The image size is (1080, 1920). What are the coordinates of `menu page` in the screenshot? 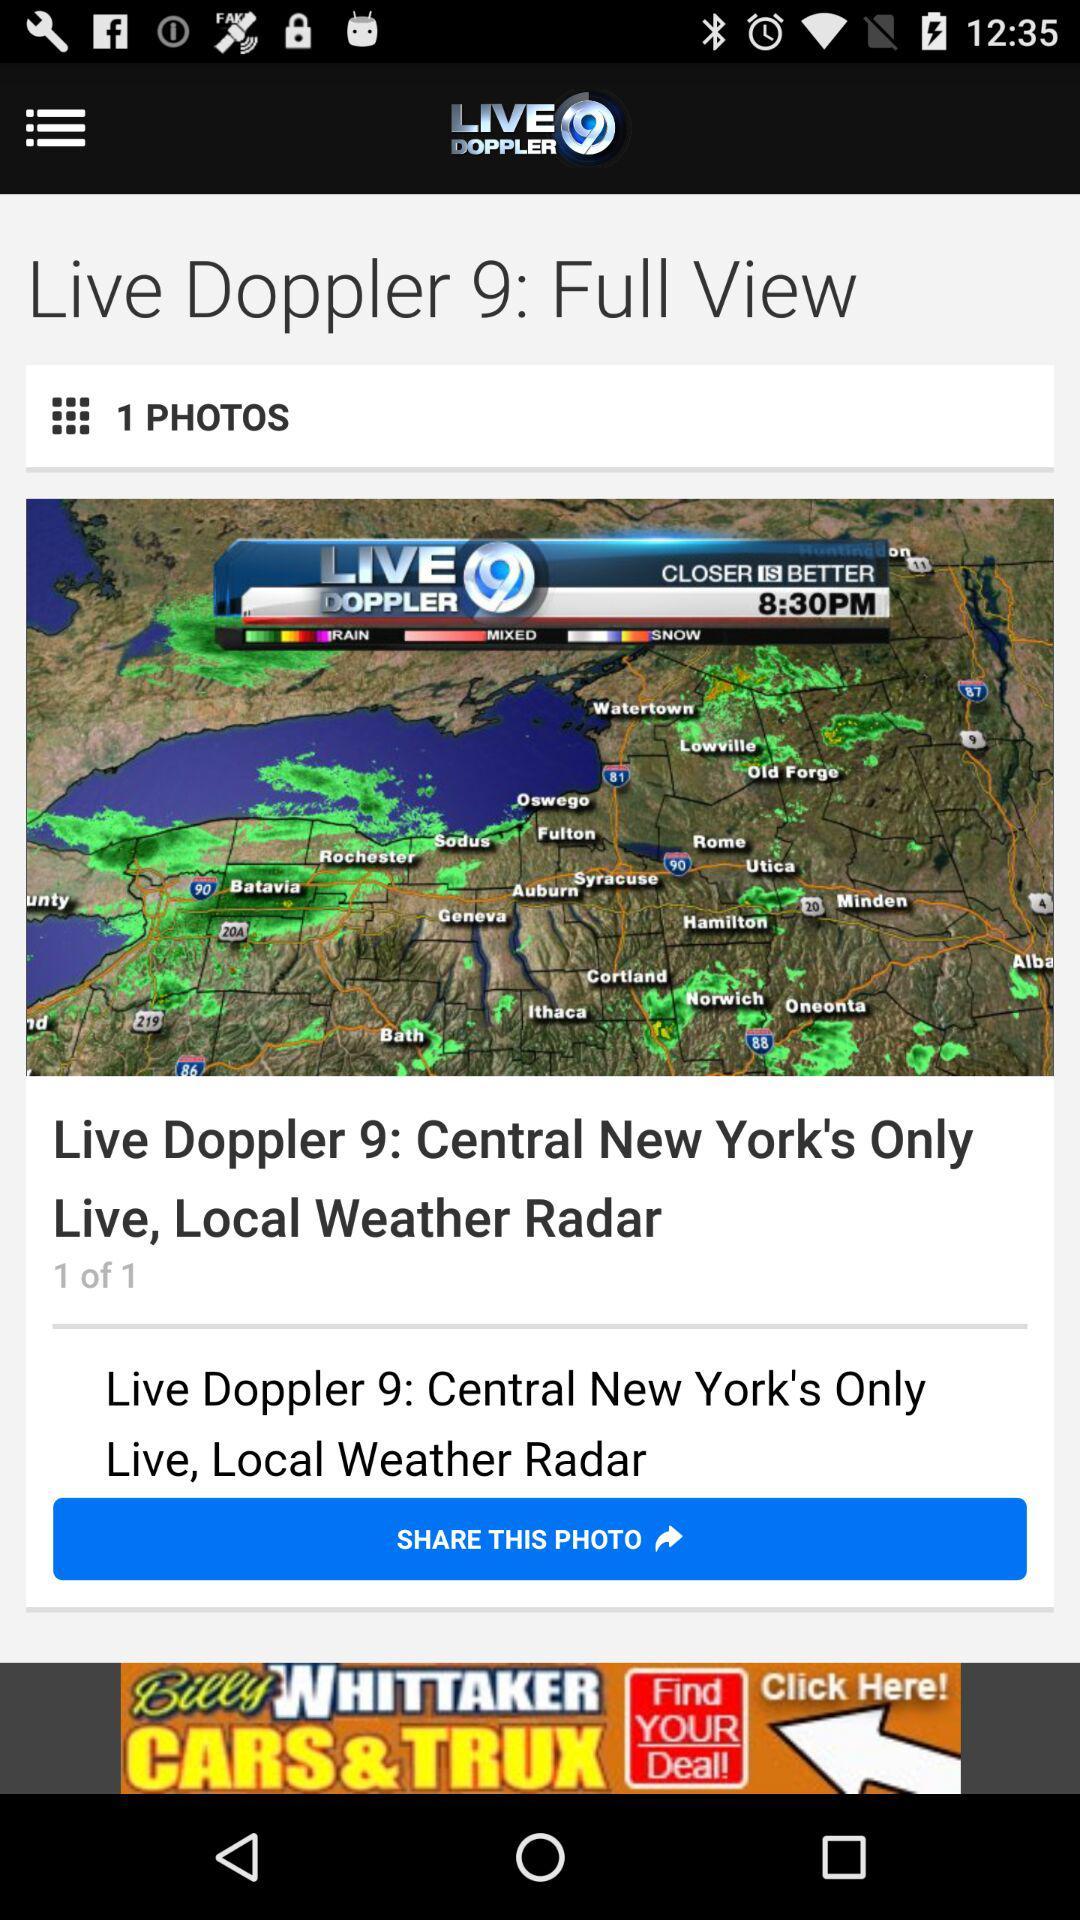 It's located at (540, 127).